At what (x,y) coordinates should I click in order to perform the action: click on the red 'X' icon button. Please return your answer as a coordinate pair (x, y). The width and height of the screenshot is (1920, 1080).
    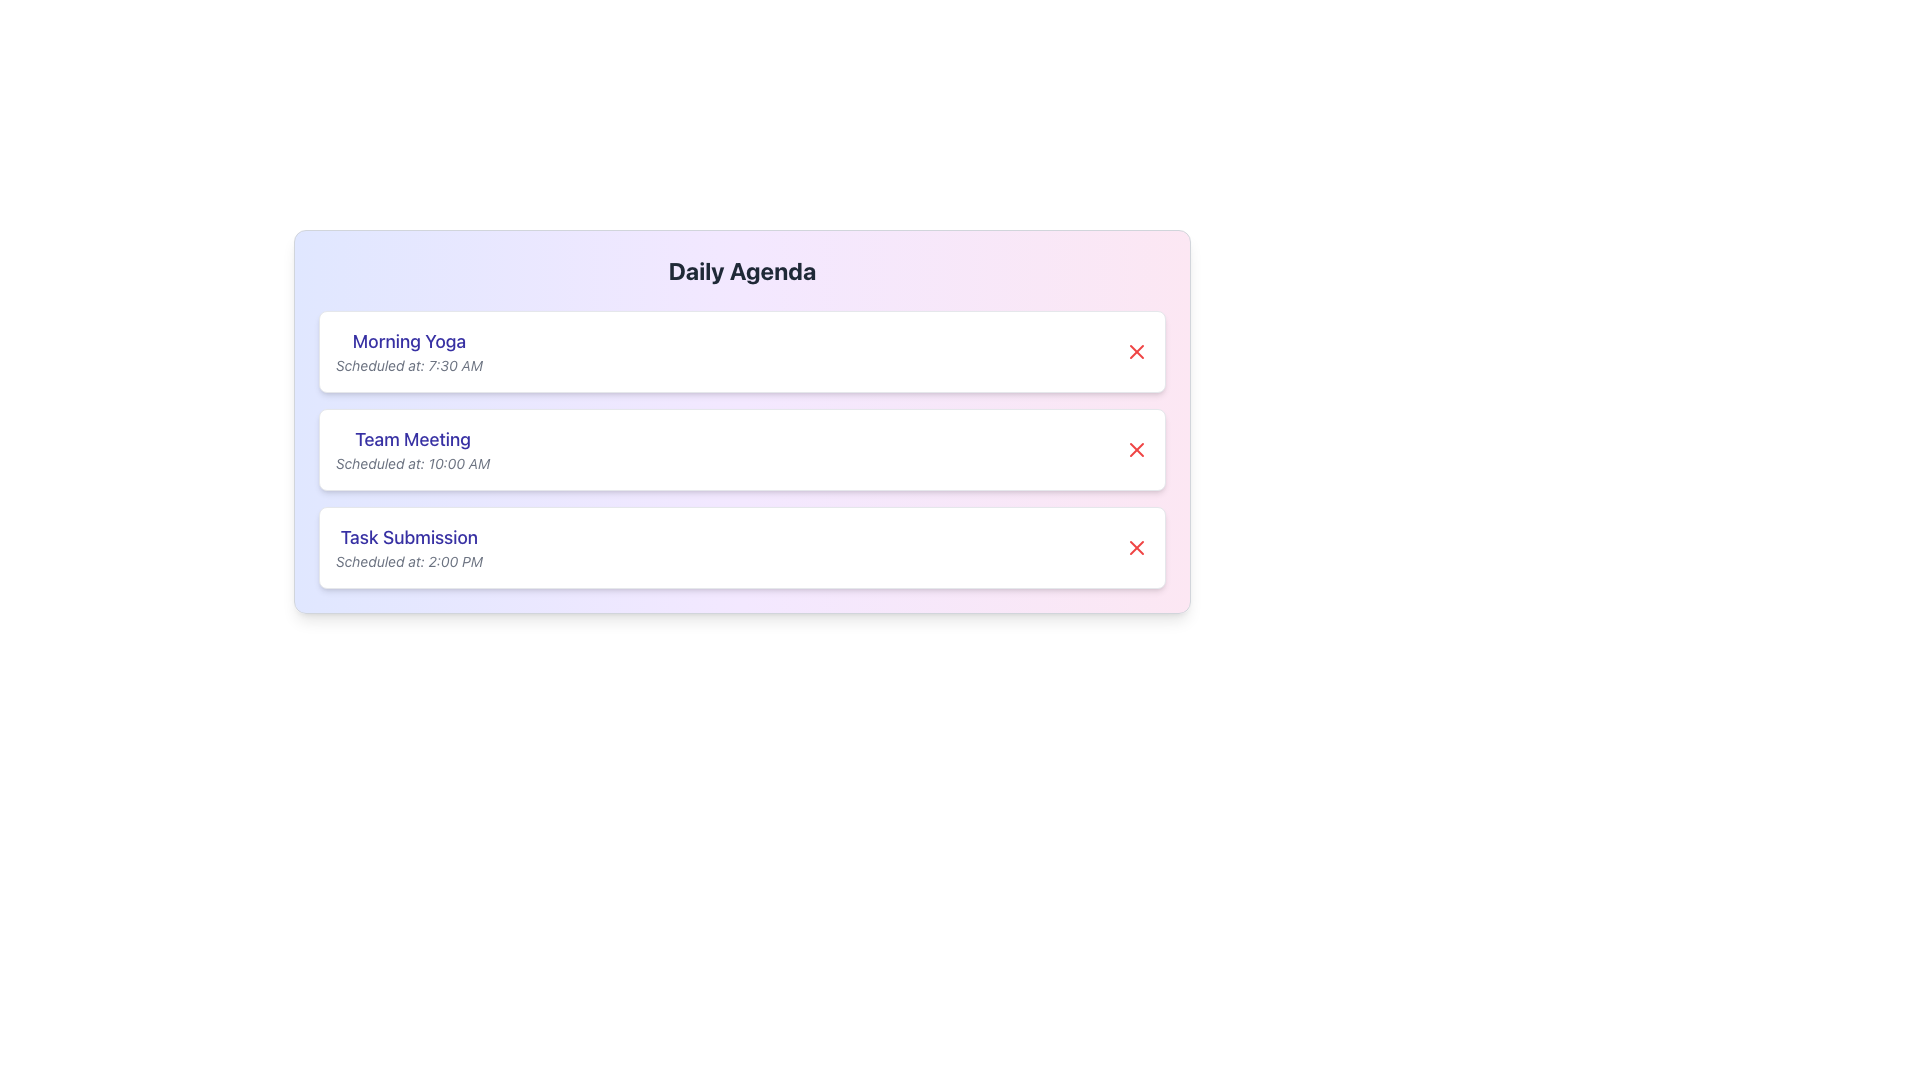
    Looking at the image, I should click on (1137, 547).